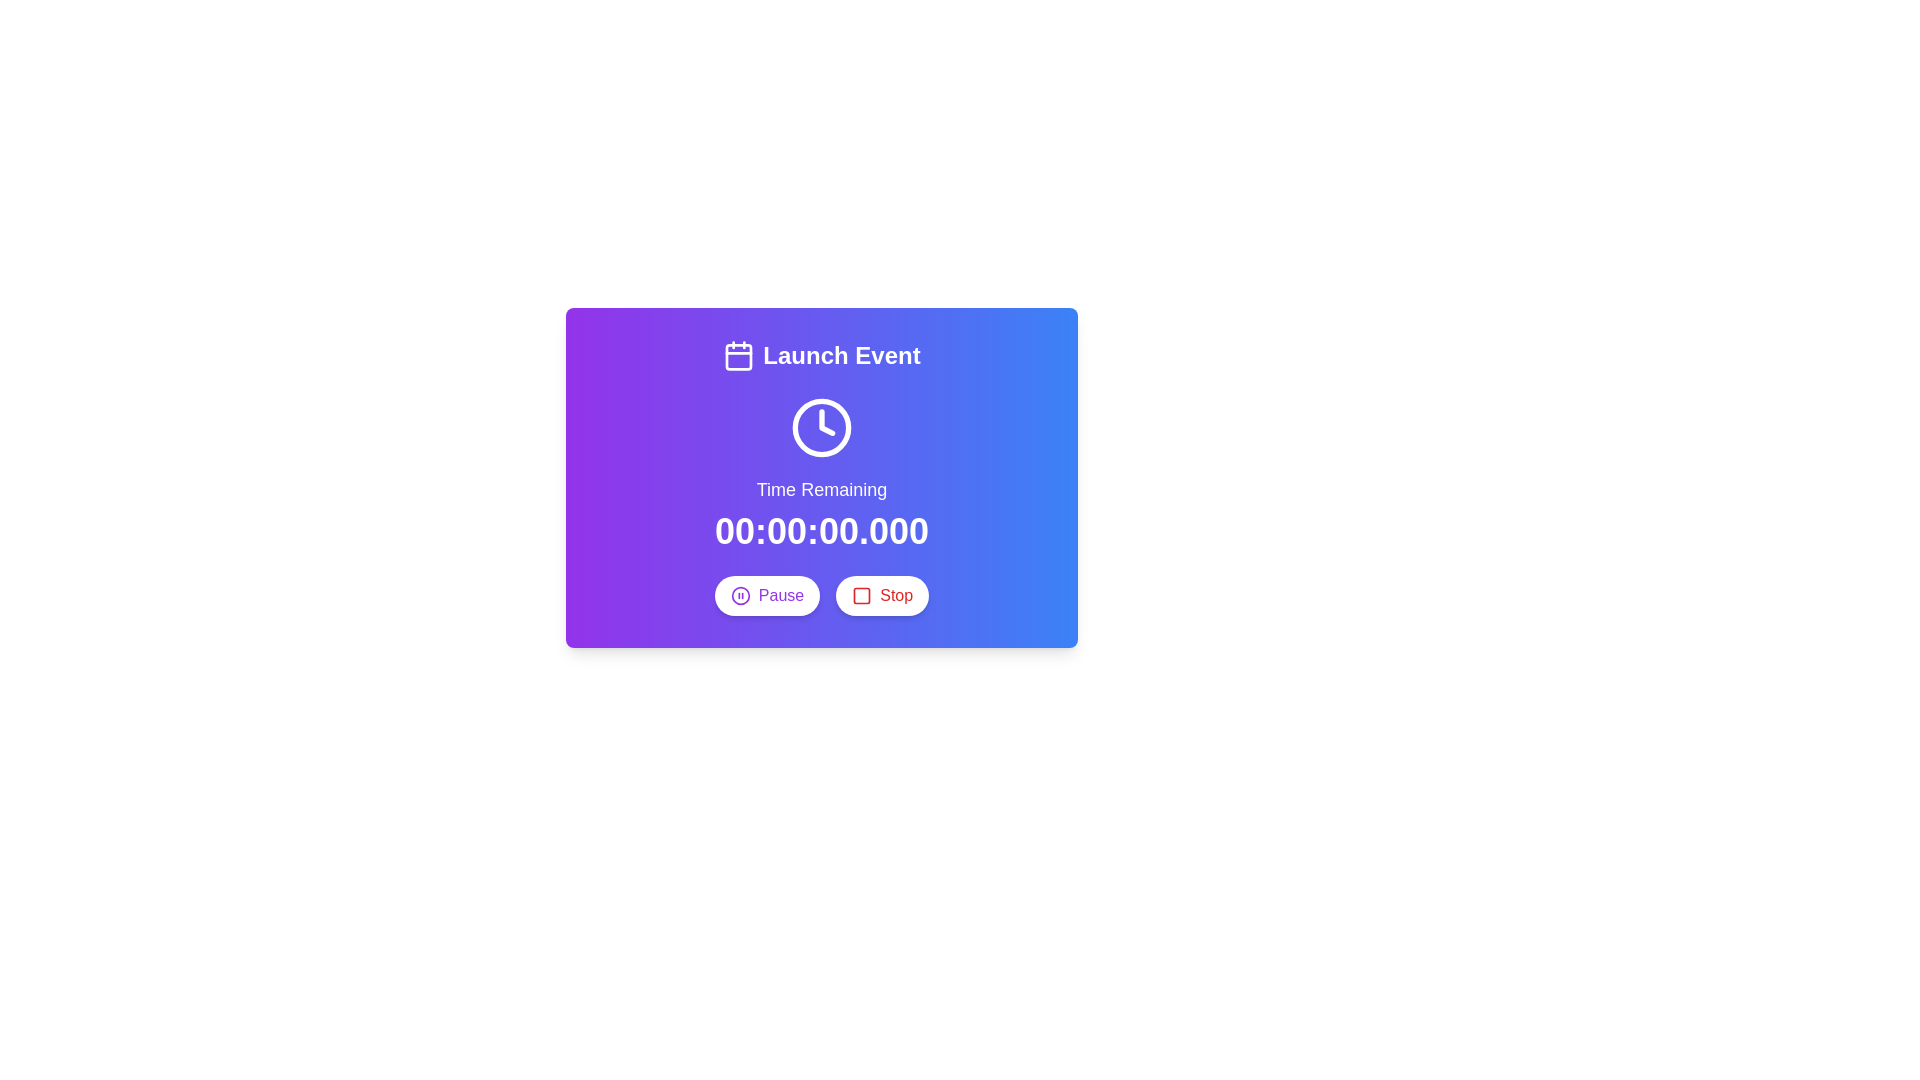  I want to click on the bold, large-sized text element displaying '00:00:00.000', which is centrally located within a visually distinct card with a gradient background, positioned below the subtitle 'Time Remaining' and a clock icon, so click(821, 531).